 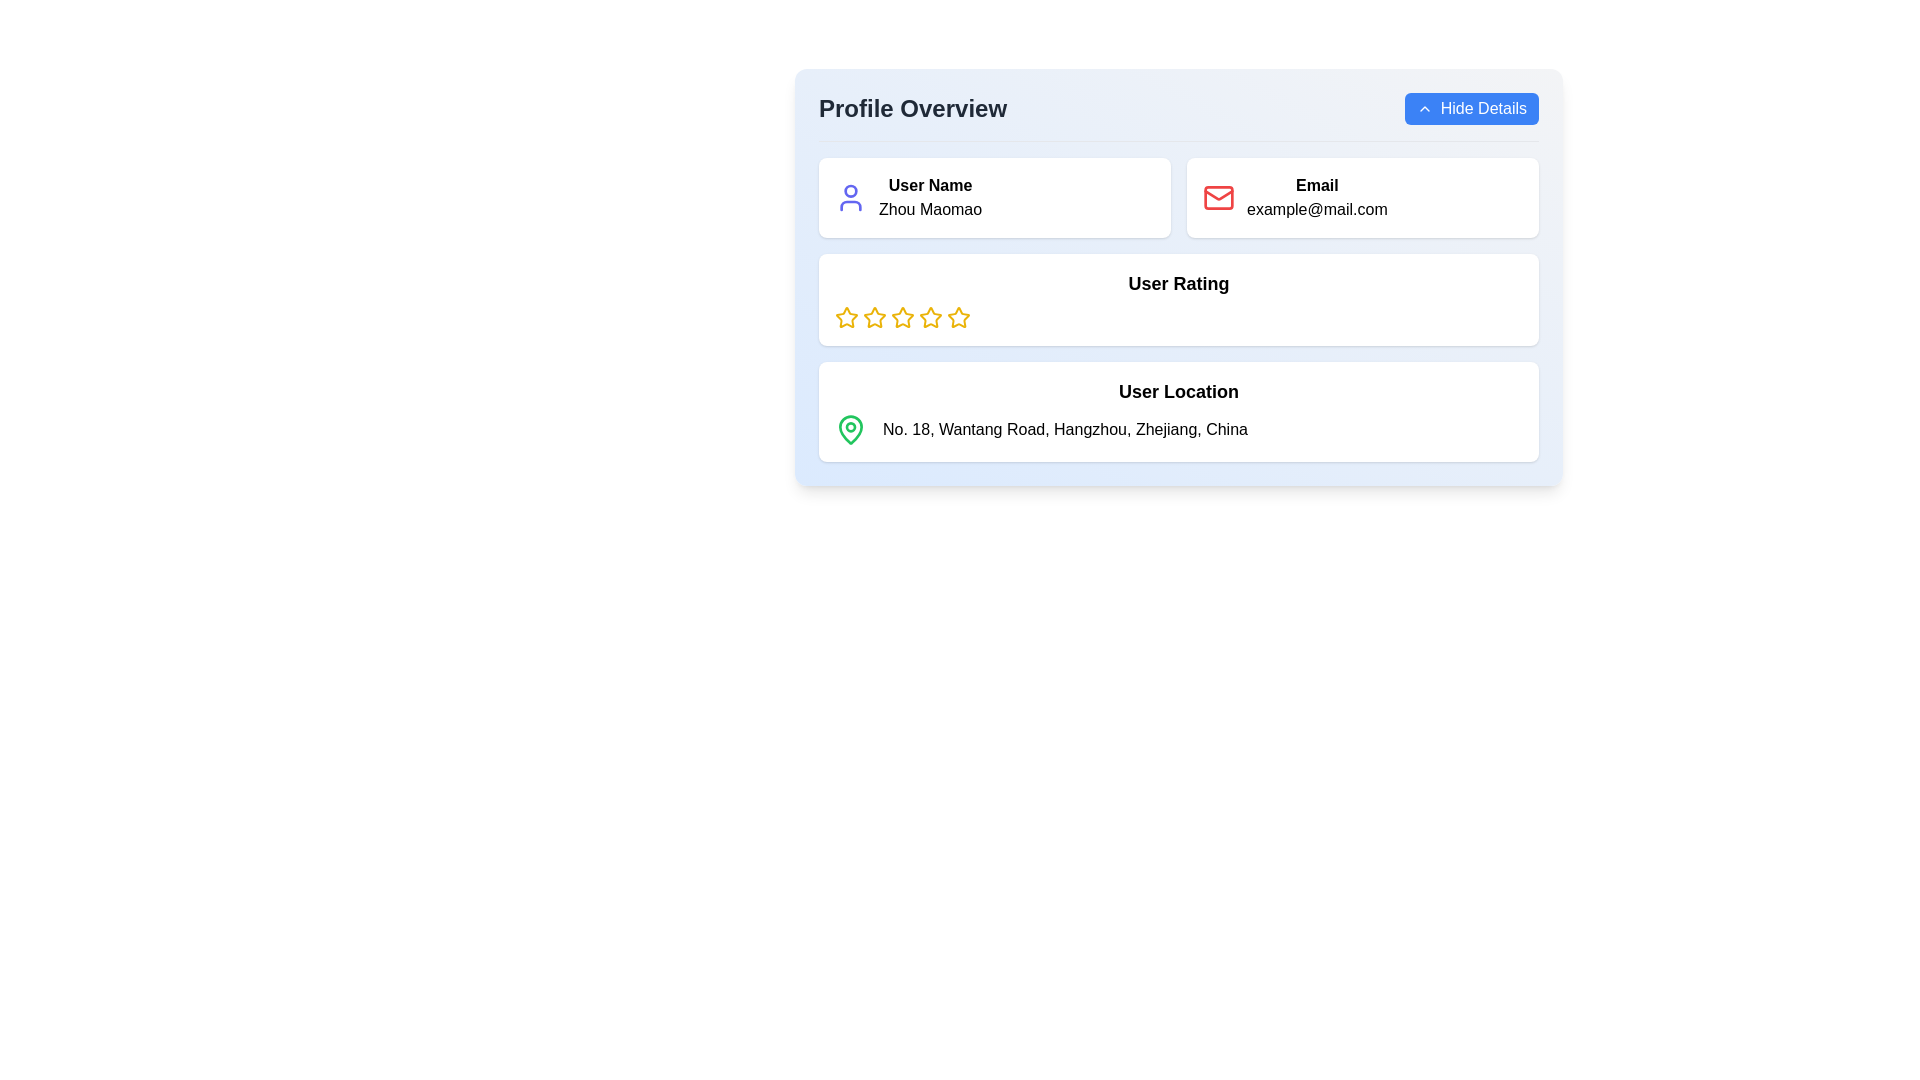 I want to click on the fourth star icon in the User Rating section to rate it, so click(x=901, y=316).